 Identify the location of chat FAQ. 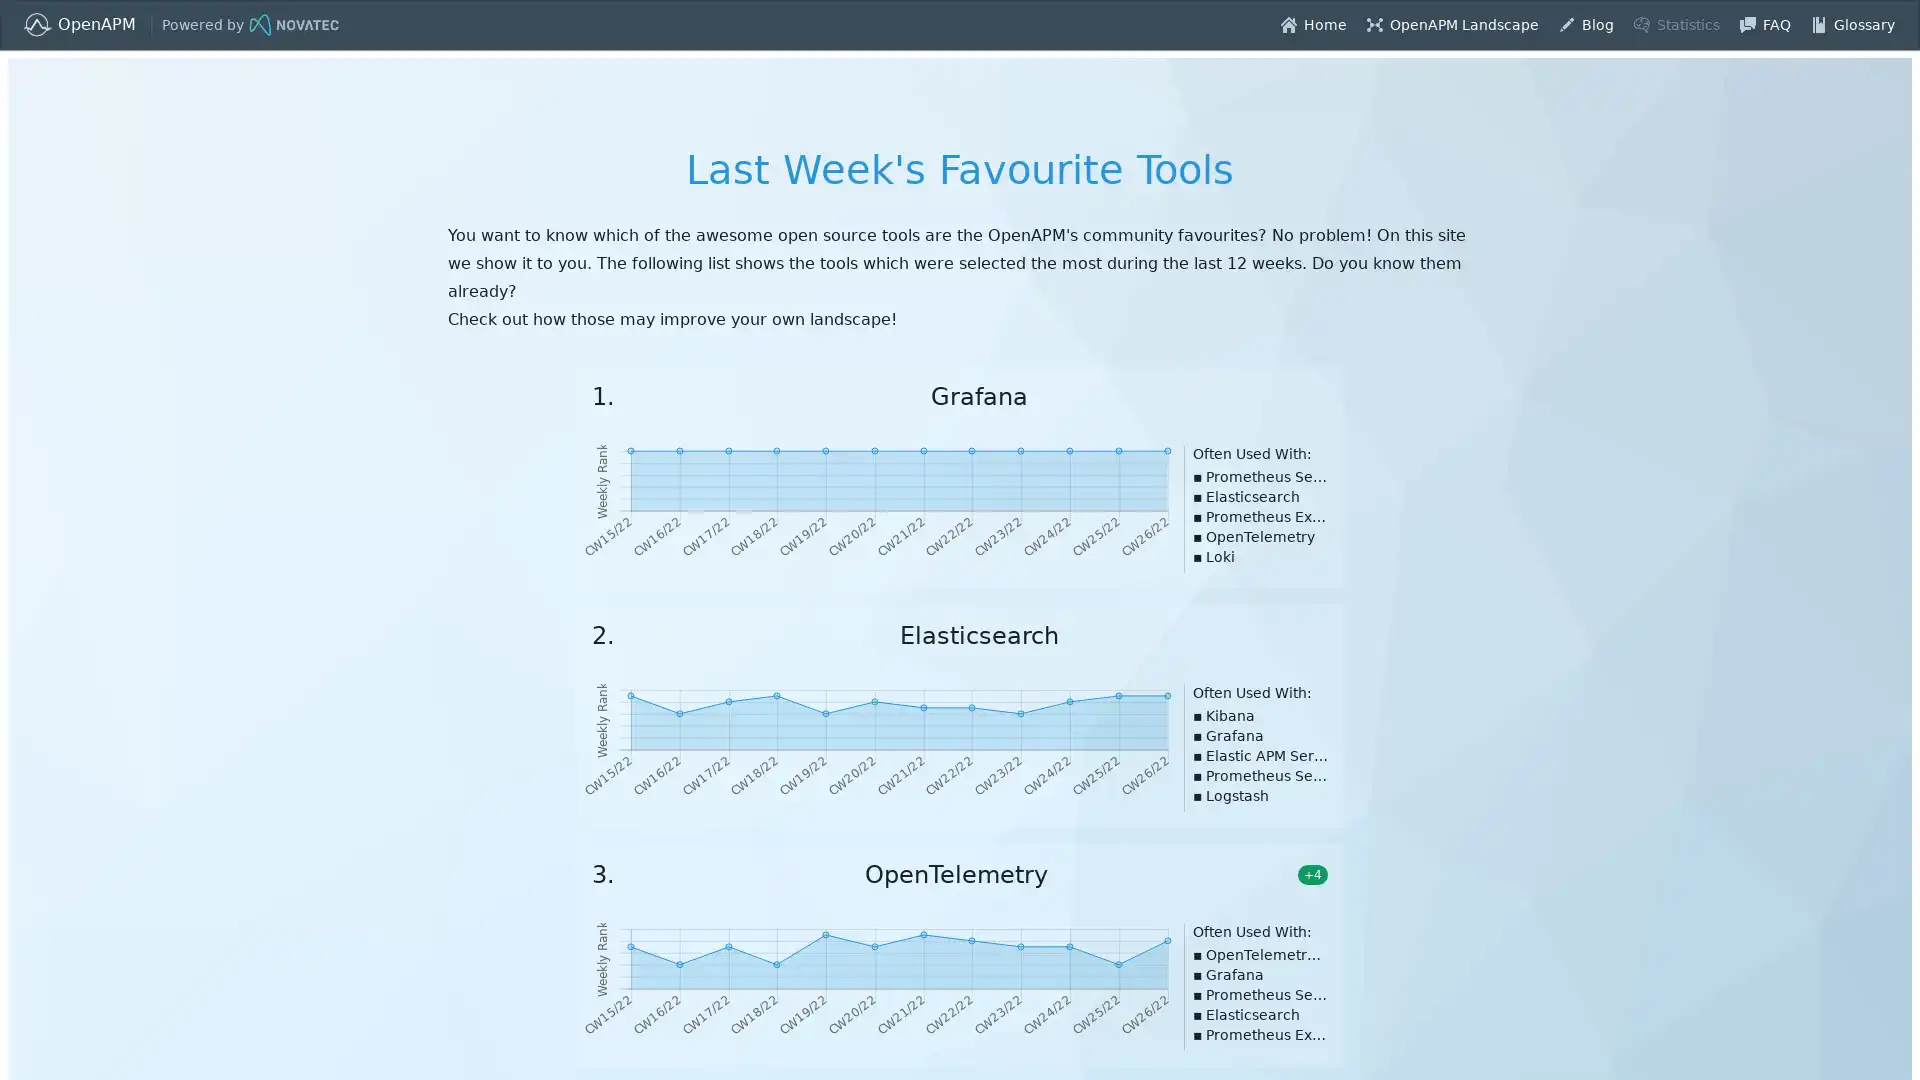
(1765, 24).